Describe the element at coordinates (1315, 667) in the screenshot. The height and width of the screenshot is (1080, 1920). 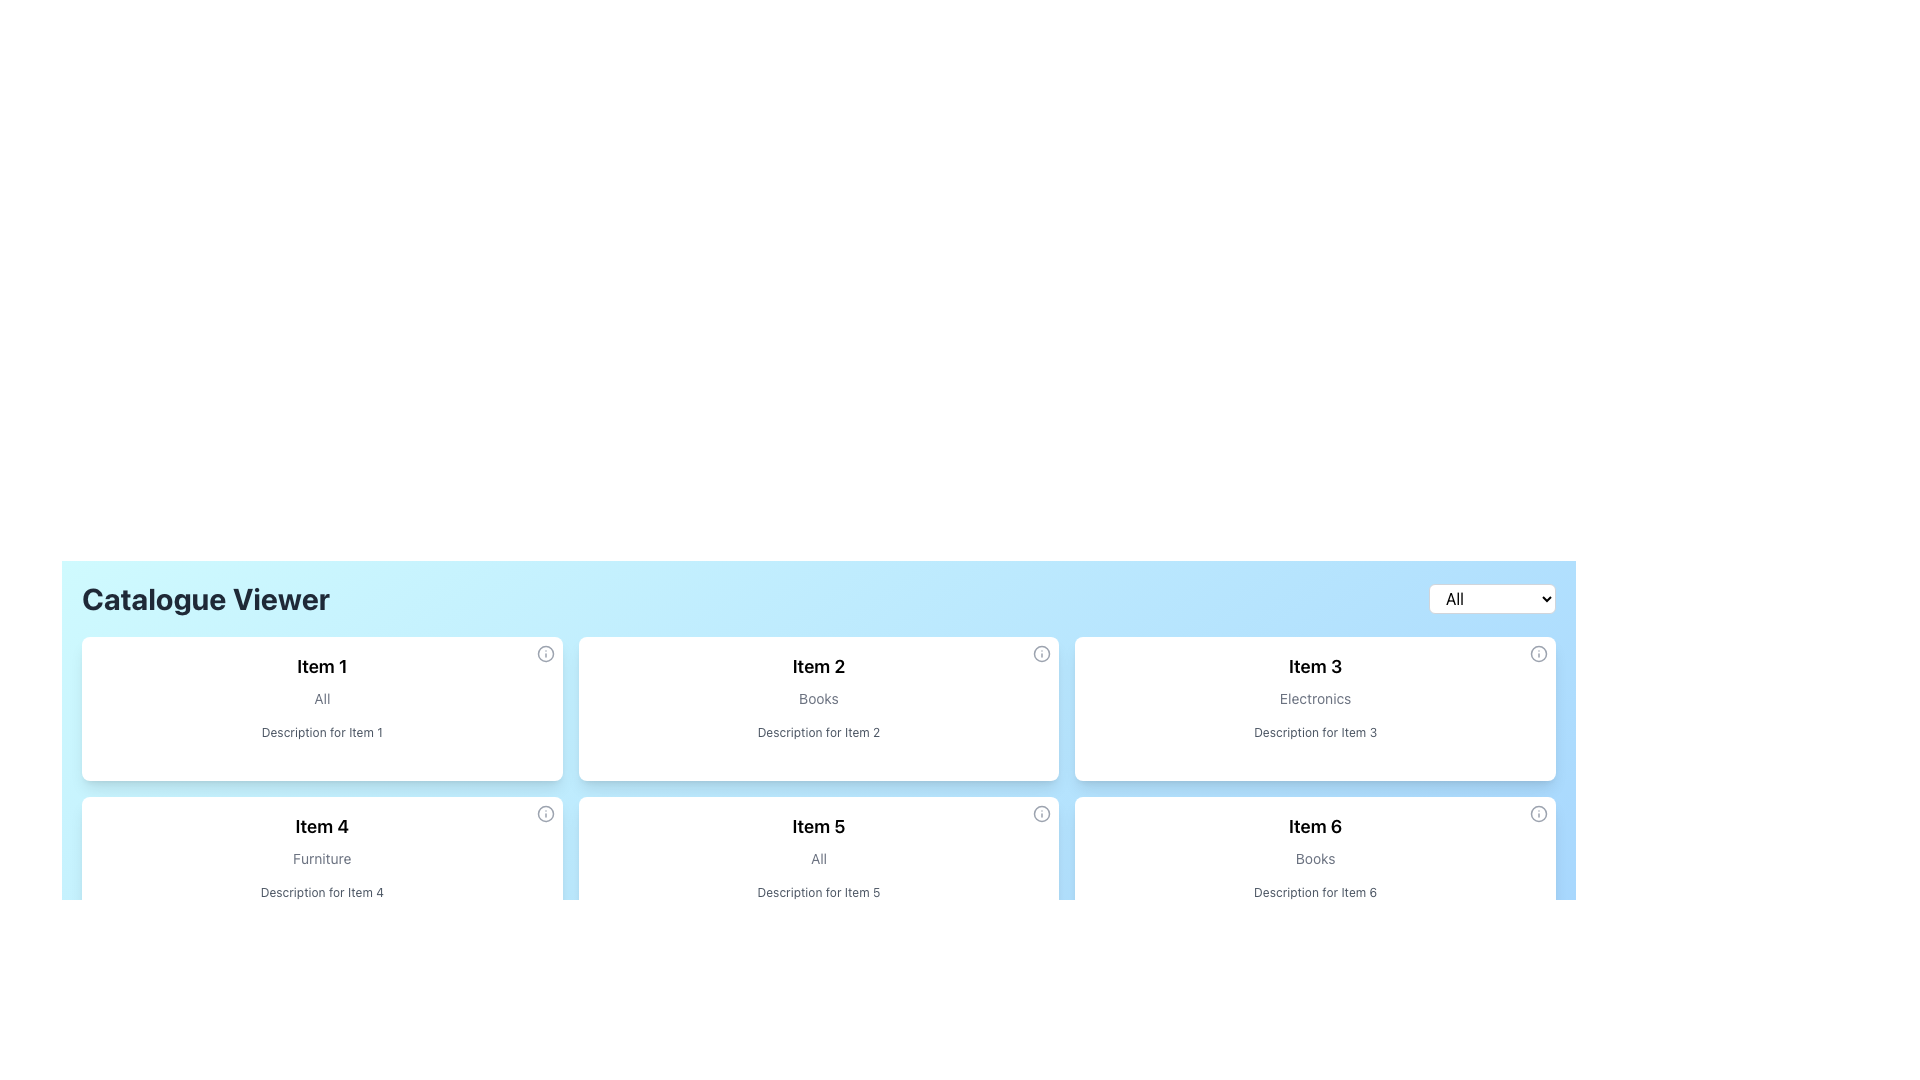
I see `the text content of the bold header reading 'Item 3', which is located at the top of the card component` at that location.